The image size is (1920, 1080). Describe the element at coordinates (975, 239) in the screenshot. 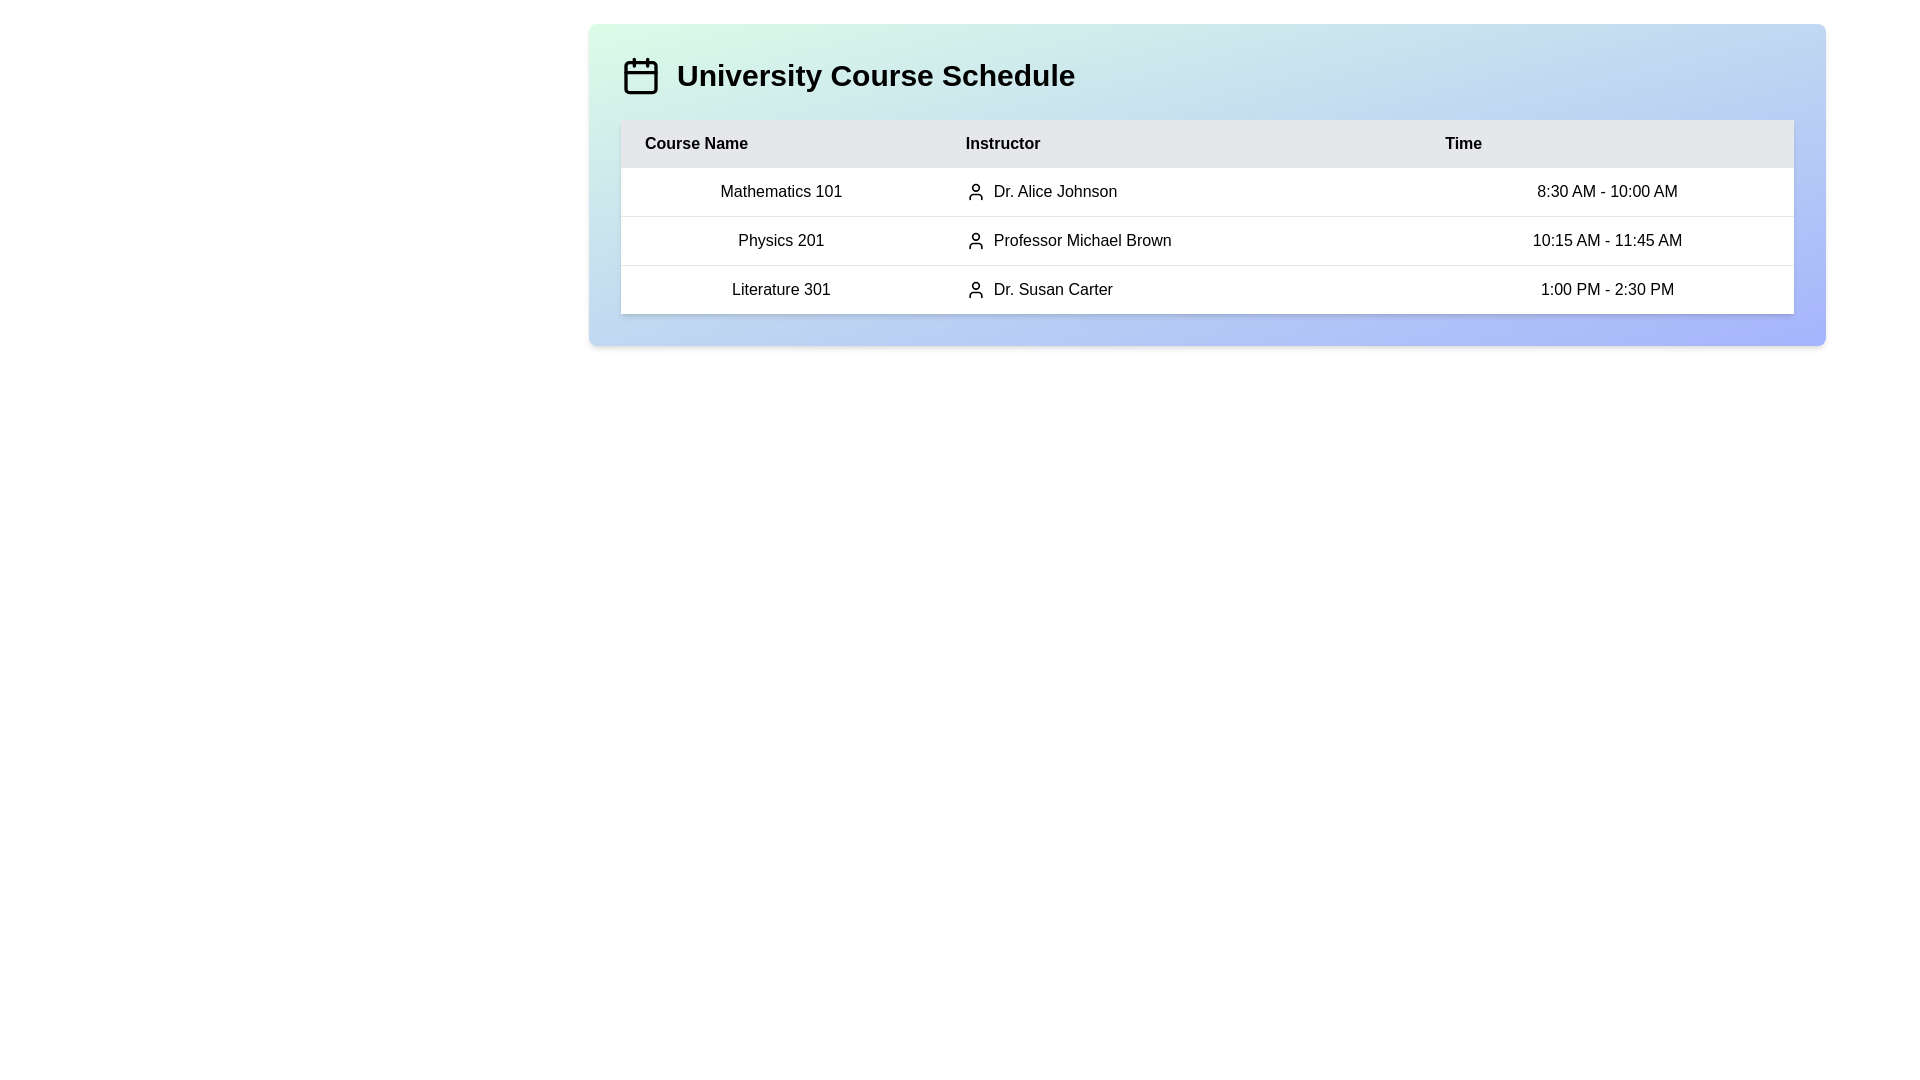

I see `the user profile avatar icon located in the second row under the 'Instructor' column, next to 'Professor Michael Brown'` at that location.